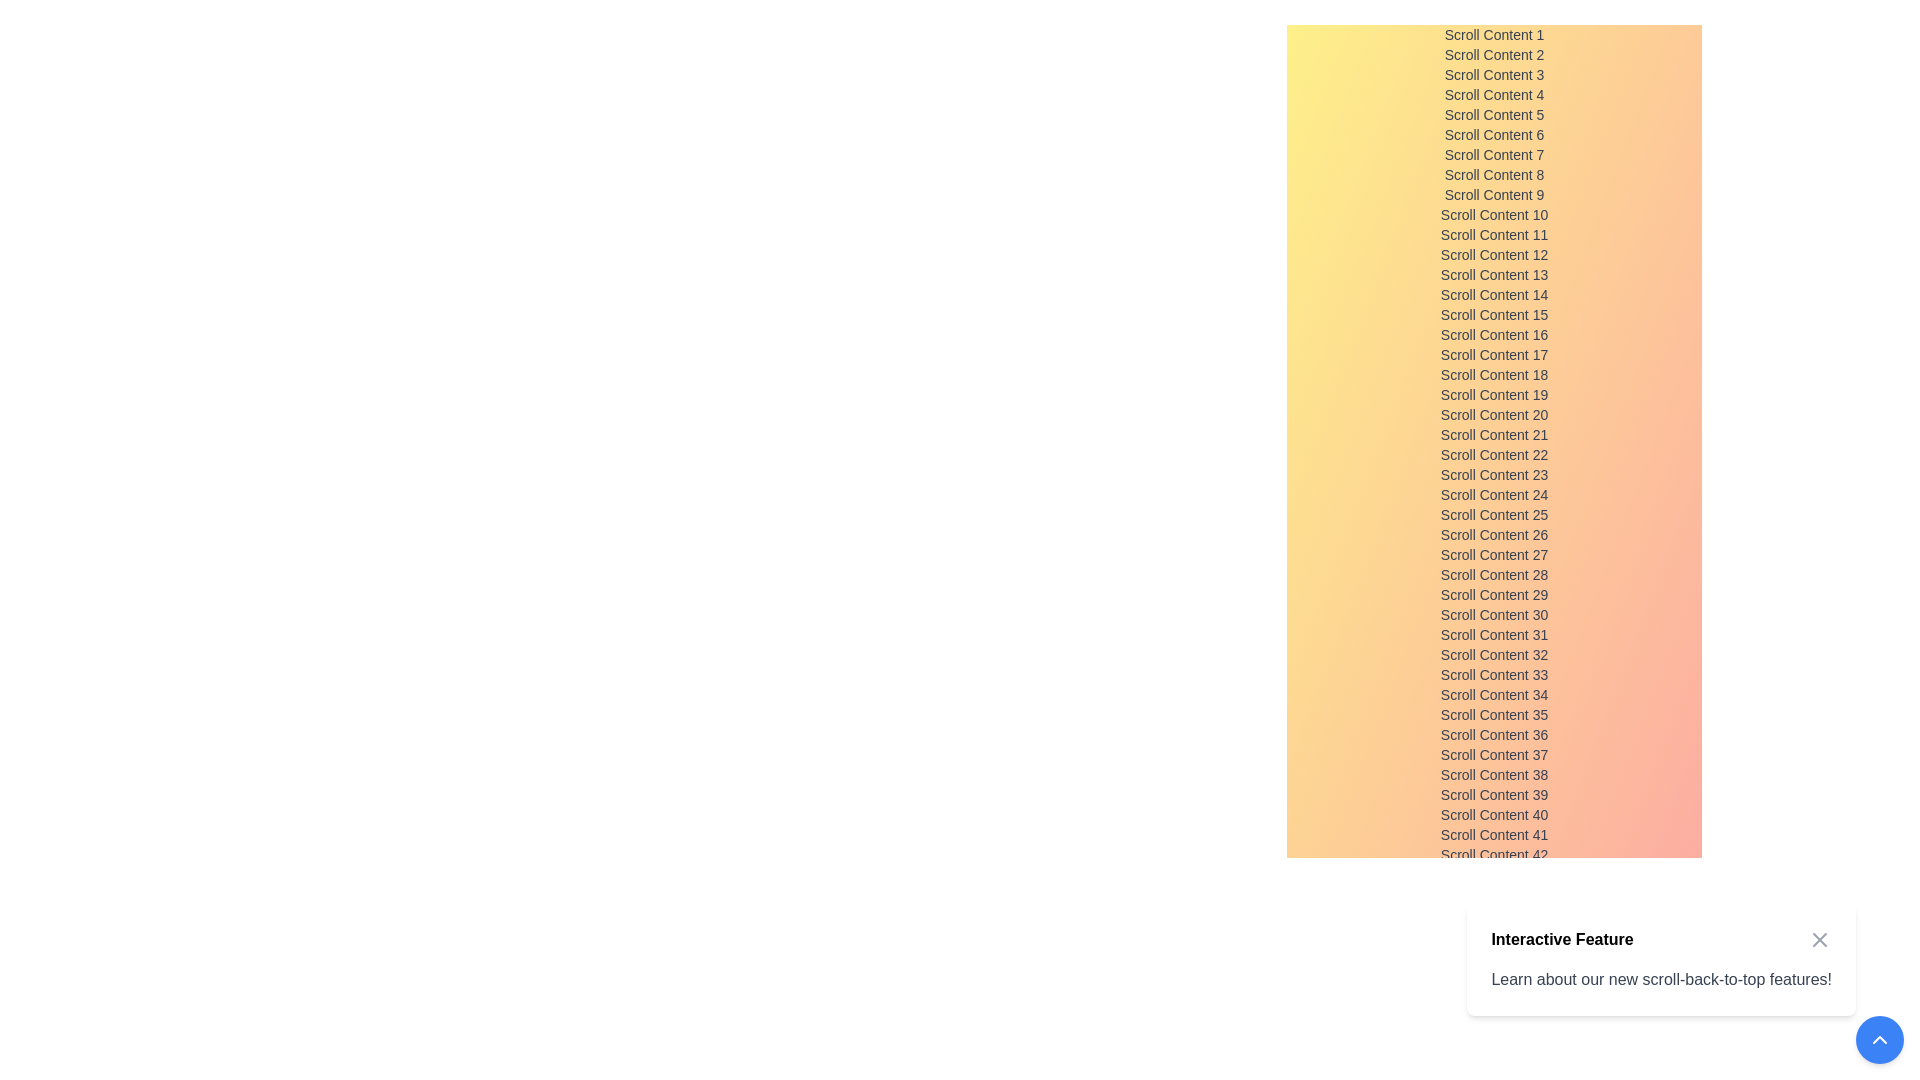 This screenshot has height=1080, width=1920. I want to click on the 'scroll-to-top' button located in the bottom-right corner of the layout, below the 'Interactive Feature' box, so click(1879, 1039).